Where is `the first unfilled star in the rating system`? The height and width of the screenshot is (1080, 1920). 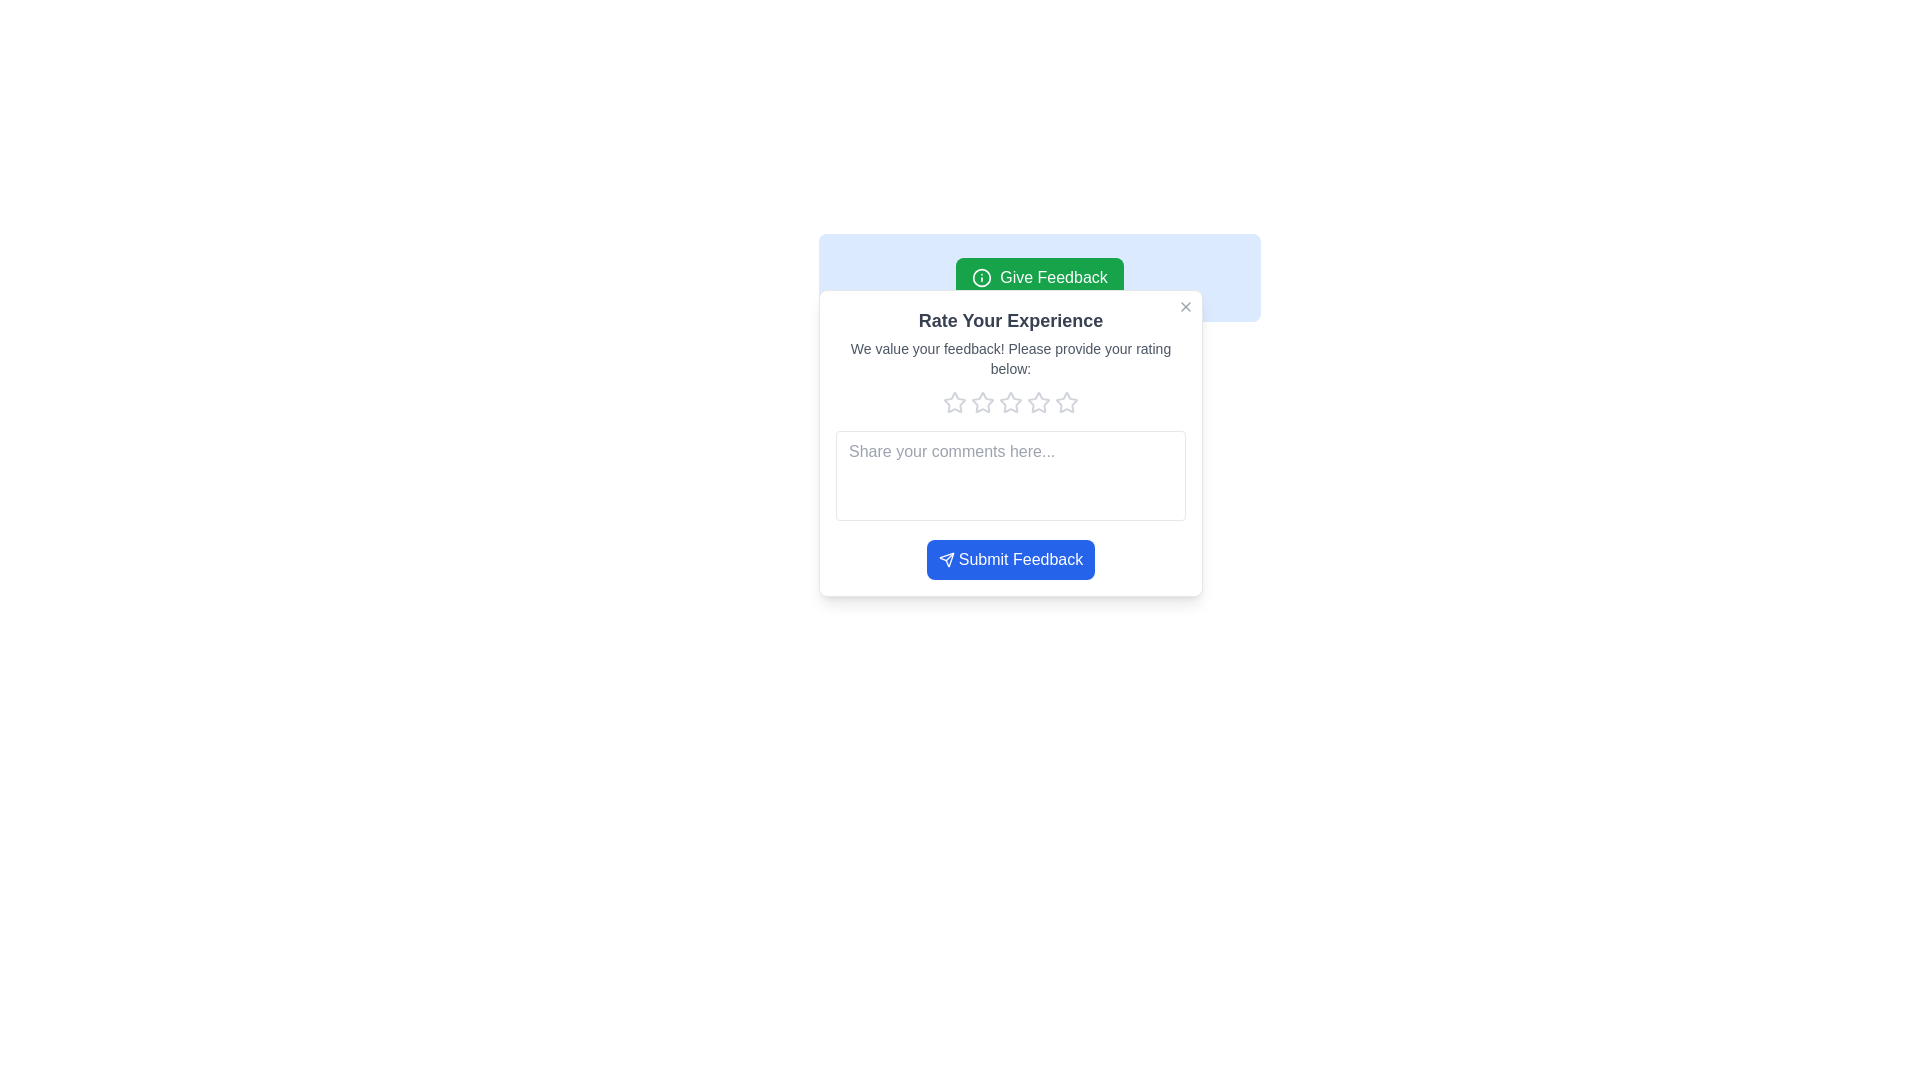
the first unfilled star in the rating system is located at coordinates (983, 402).